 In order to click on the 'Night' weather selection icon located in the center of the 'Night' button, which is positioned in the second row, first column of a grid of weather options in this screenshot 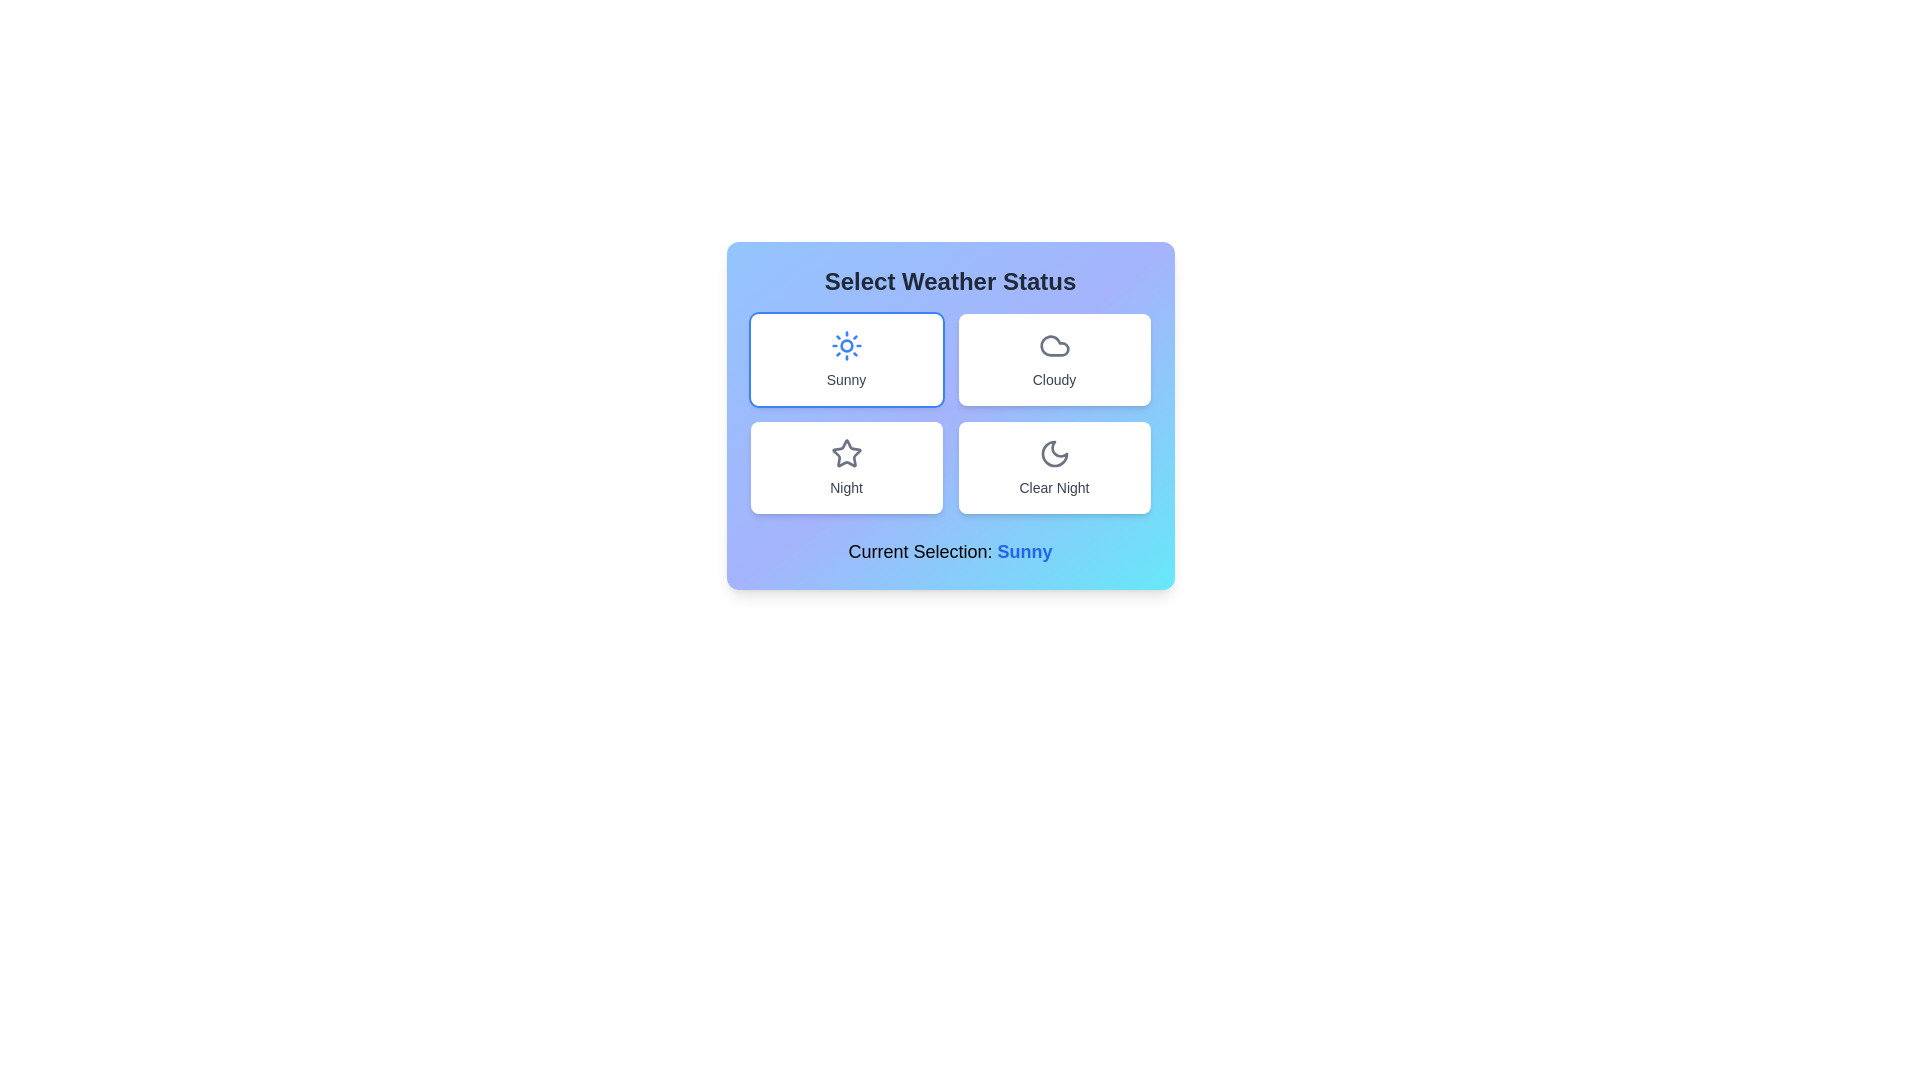, I will do `click(845, 452)`.